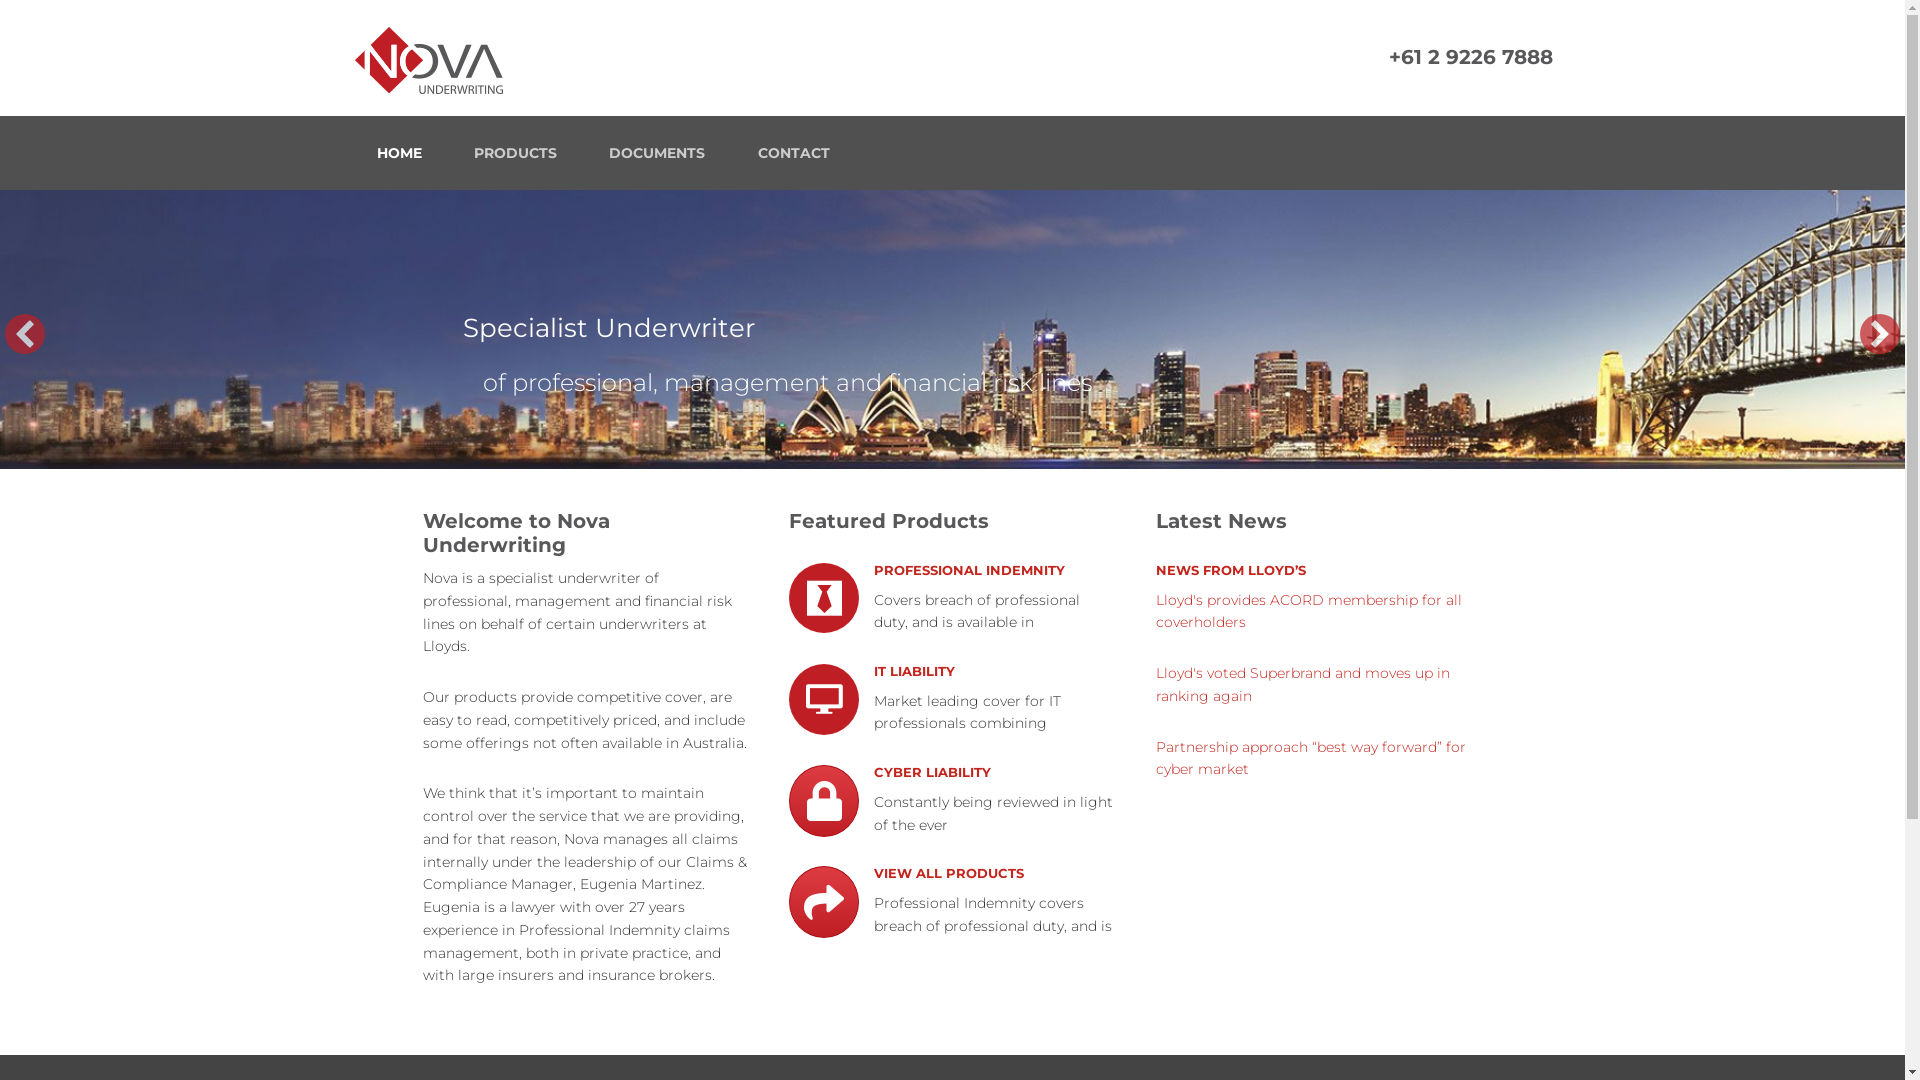 Image resolution: width=1920 pixels, height=1080 pixels. Describe the element at coordinates (1302, 684) in the screenshot. I see `'Lloyd's voted Superbrand and moves up in ranking again'` at that location.